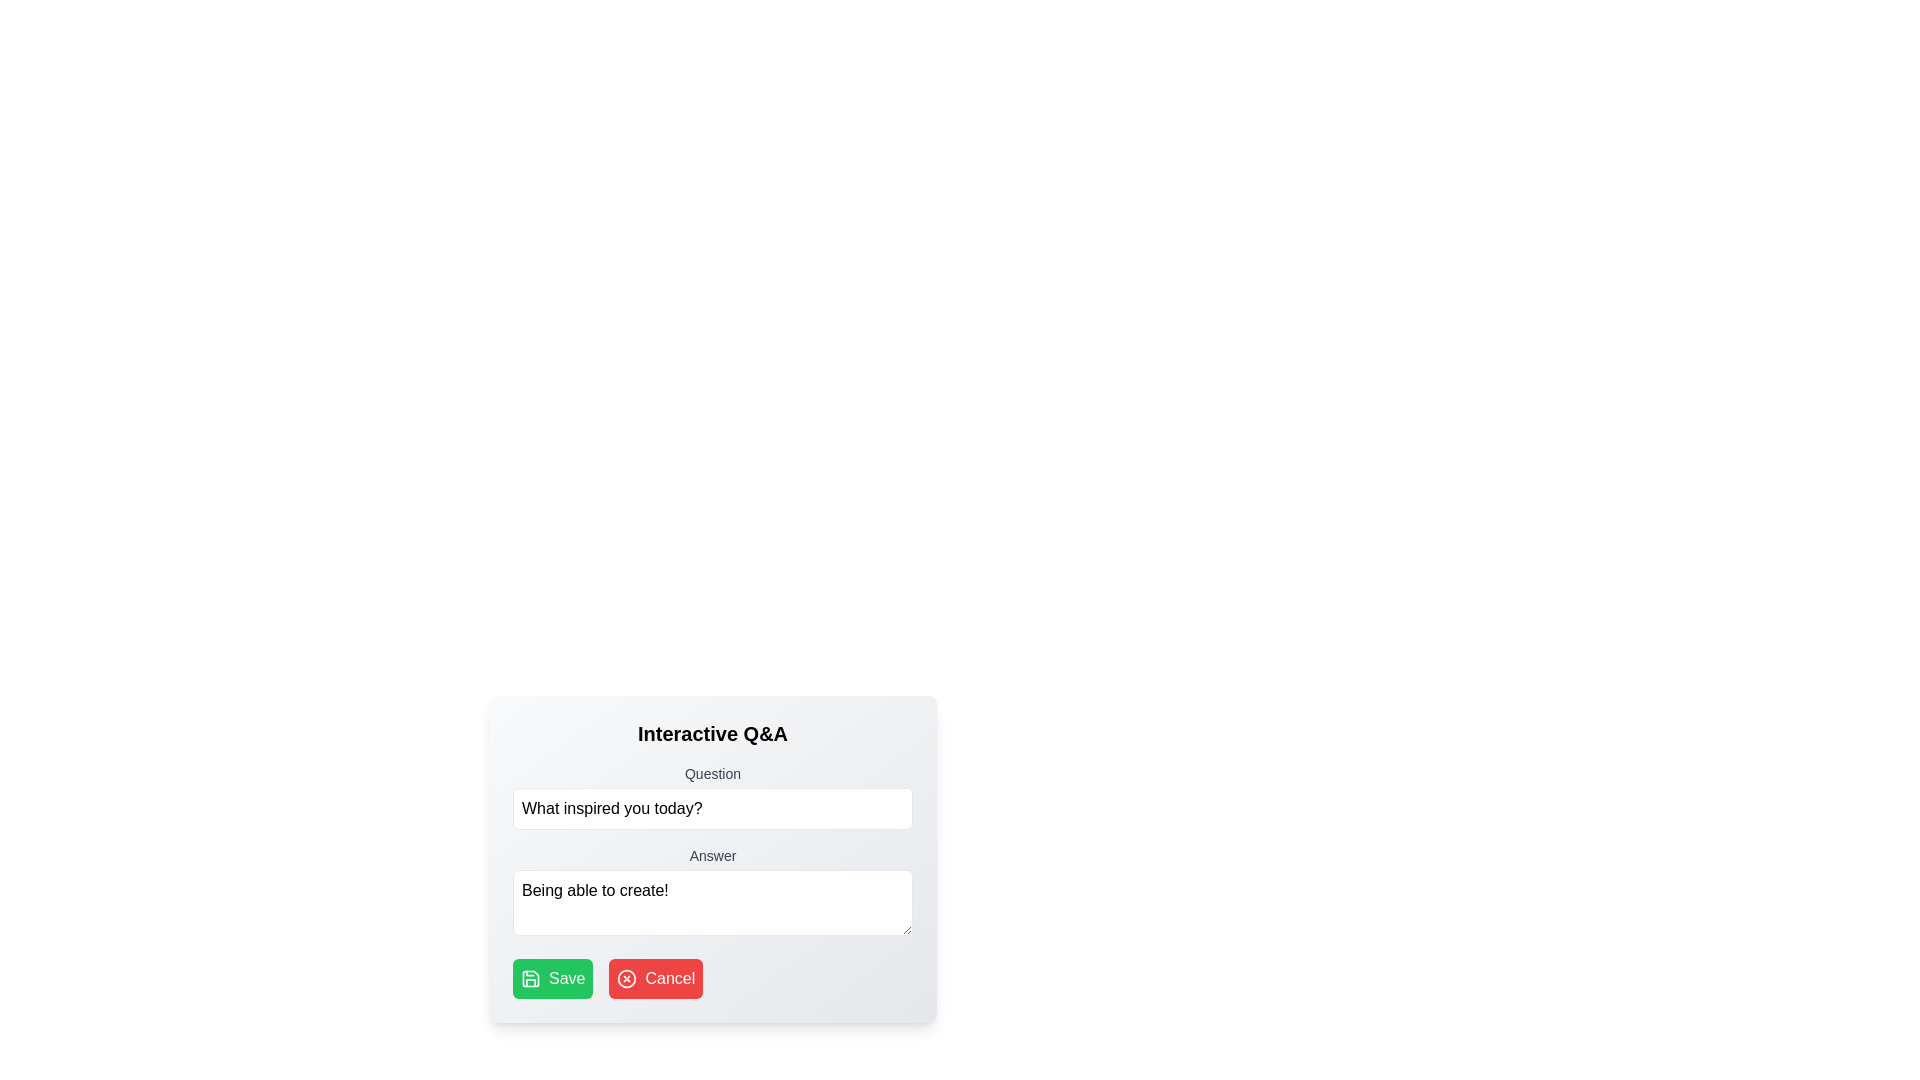 This screenshot has width=1920, height=1080. I want to click on the text heading element that reads 'Interactive Q&A', styled in bold and larger font, positioned at the top of its section, so click(713, 733).